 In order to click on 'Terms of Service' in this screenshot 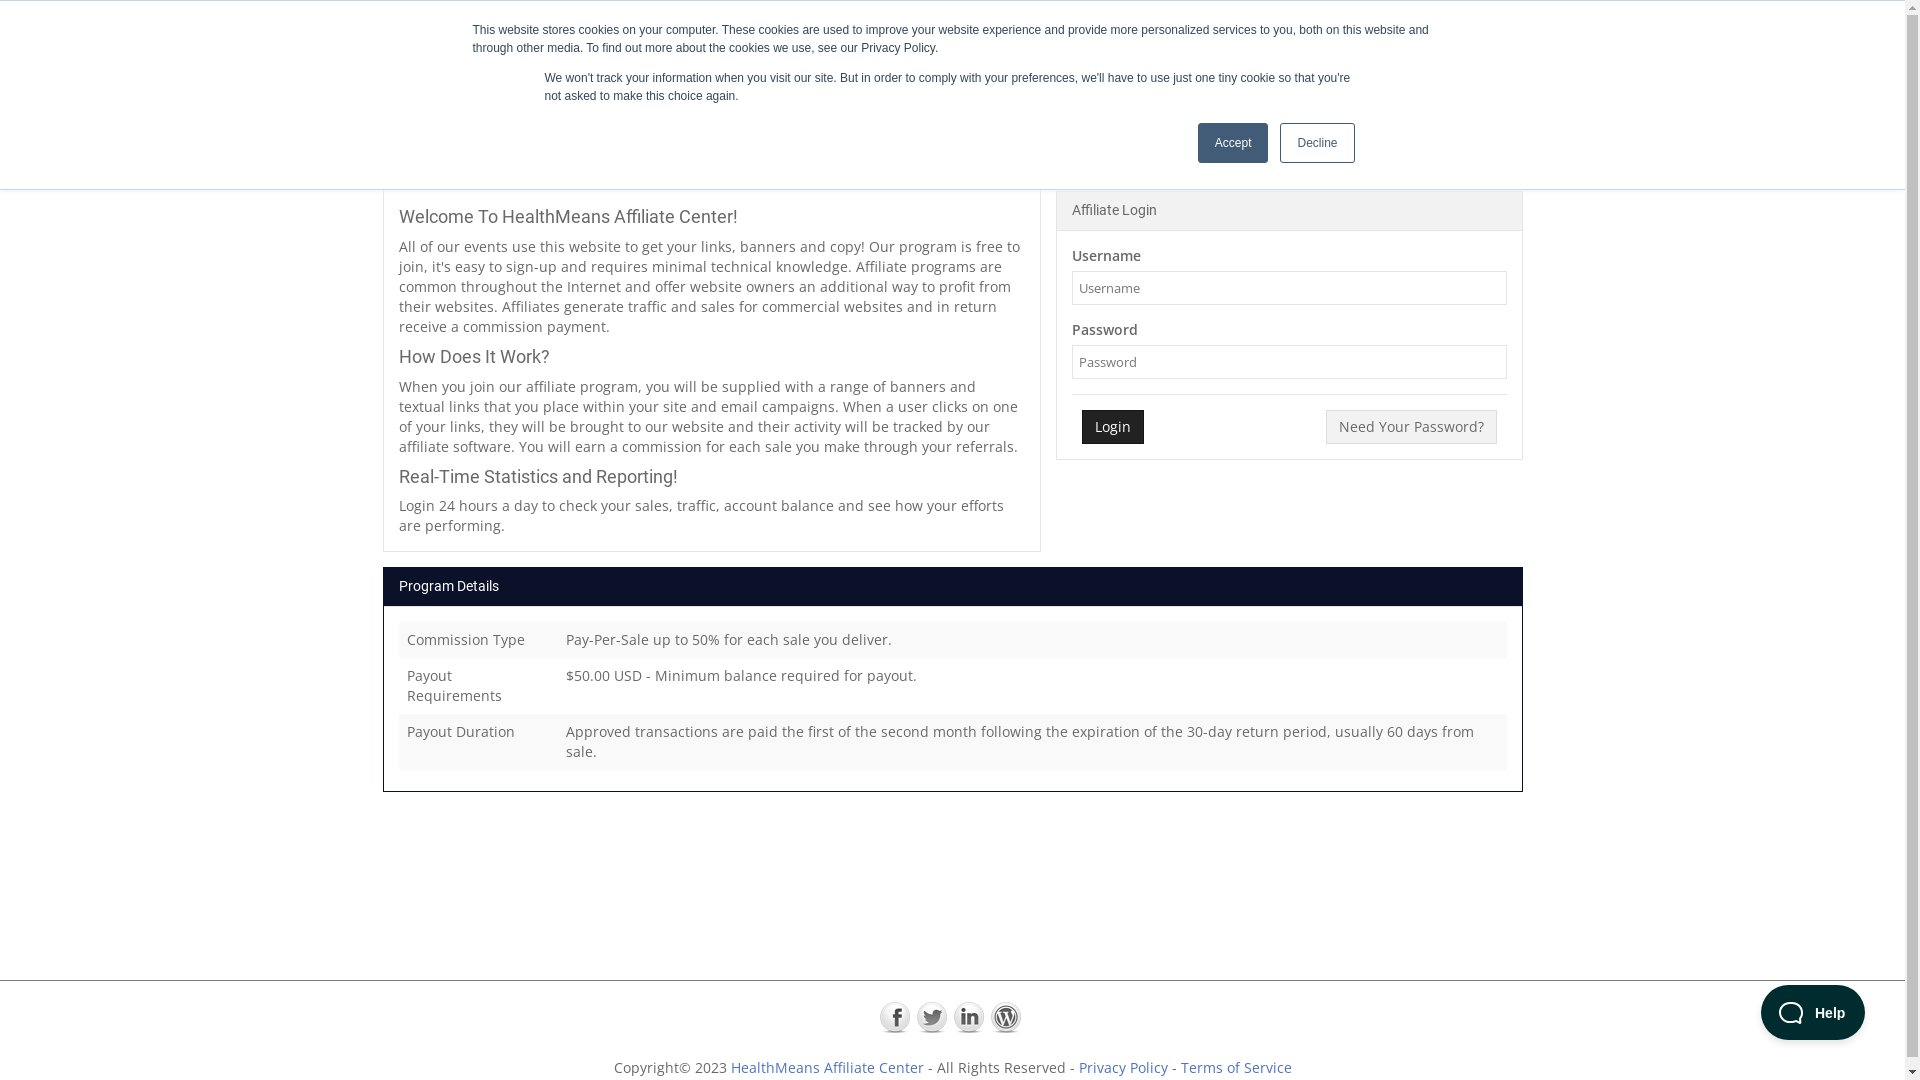, I will do `click(1234, 1066)`.